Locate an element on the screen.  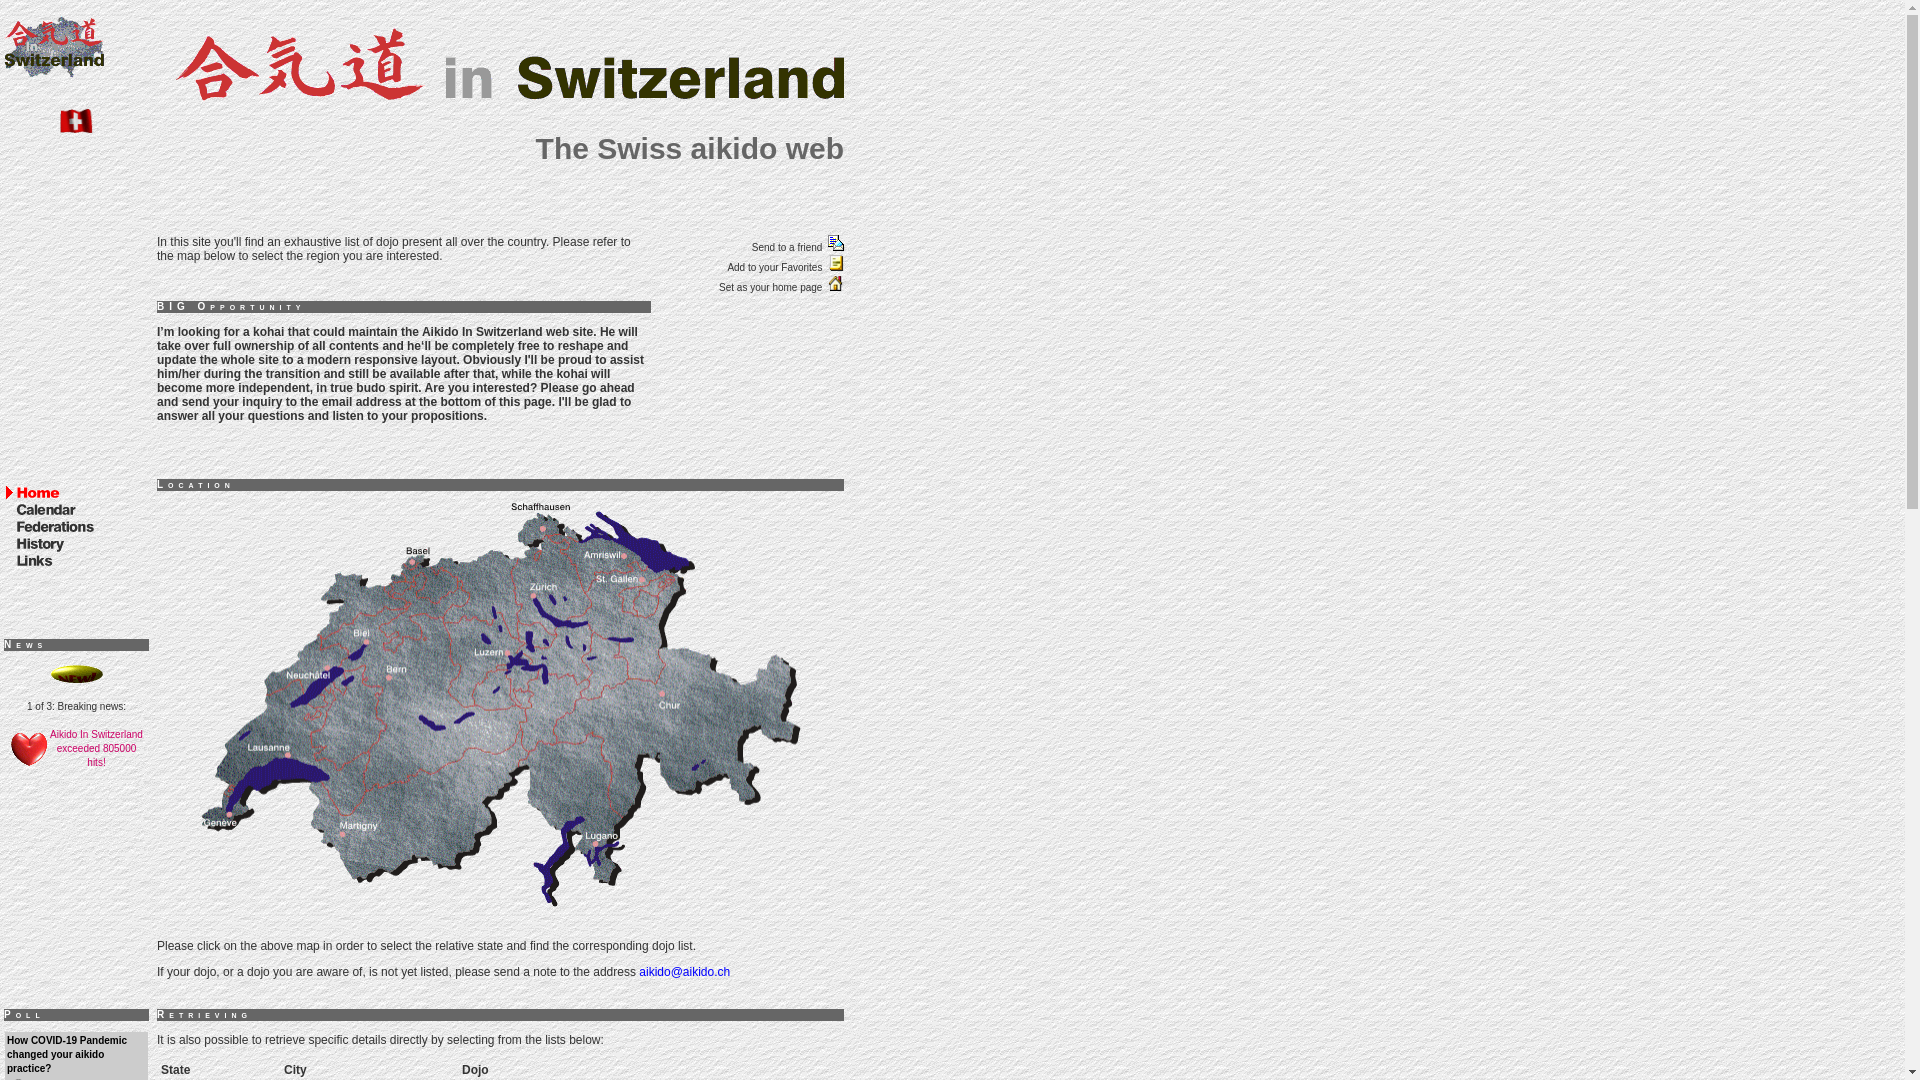
'aikido@aikido.ch' is located at coordinates (684, 971).